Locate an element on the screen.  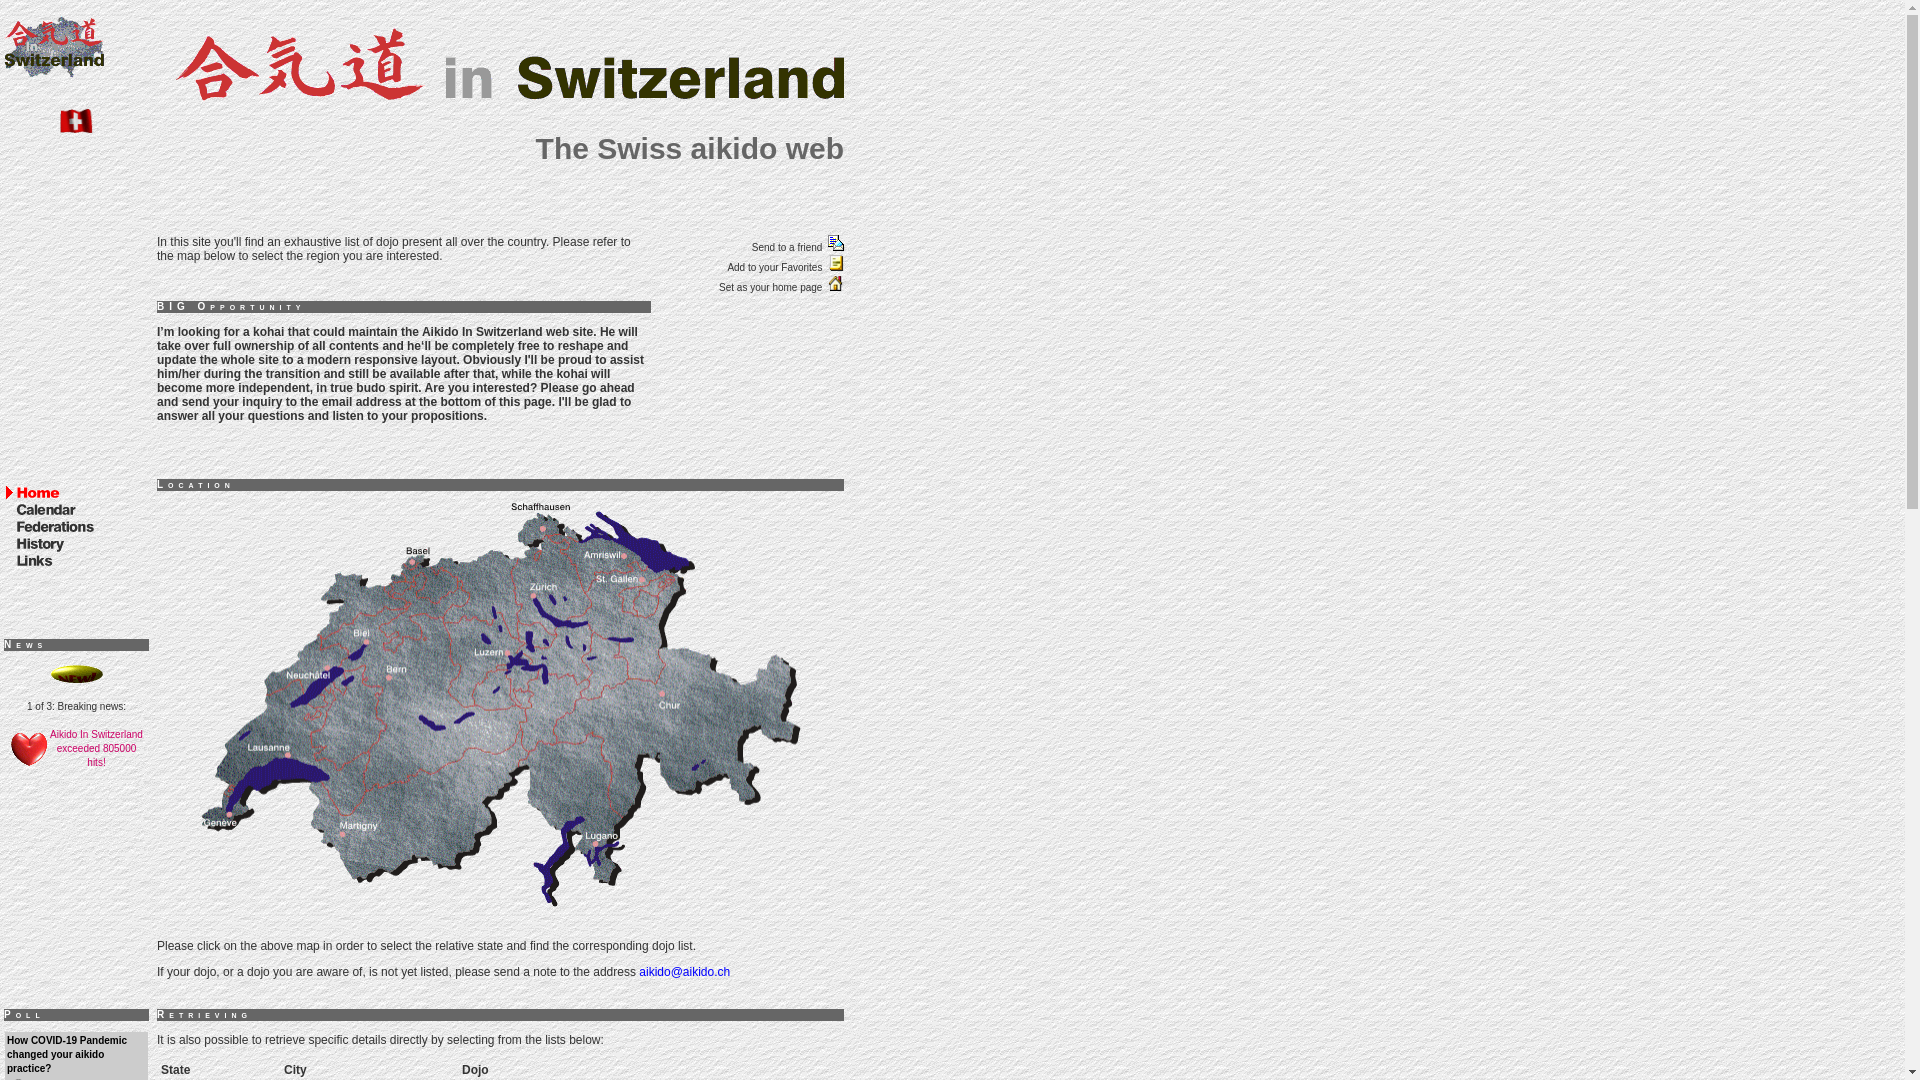
'aikido@aikido.ch' is located at coordinates (684, 971).